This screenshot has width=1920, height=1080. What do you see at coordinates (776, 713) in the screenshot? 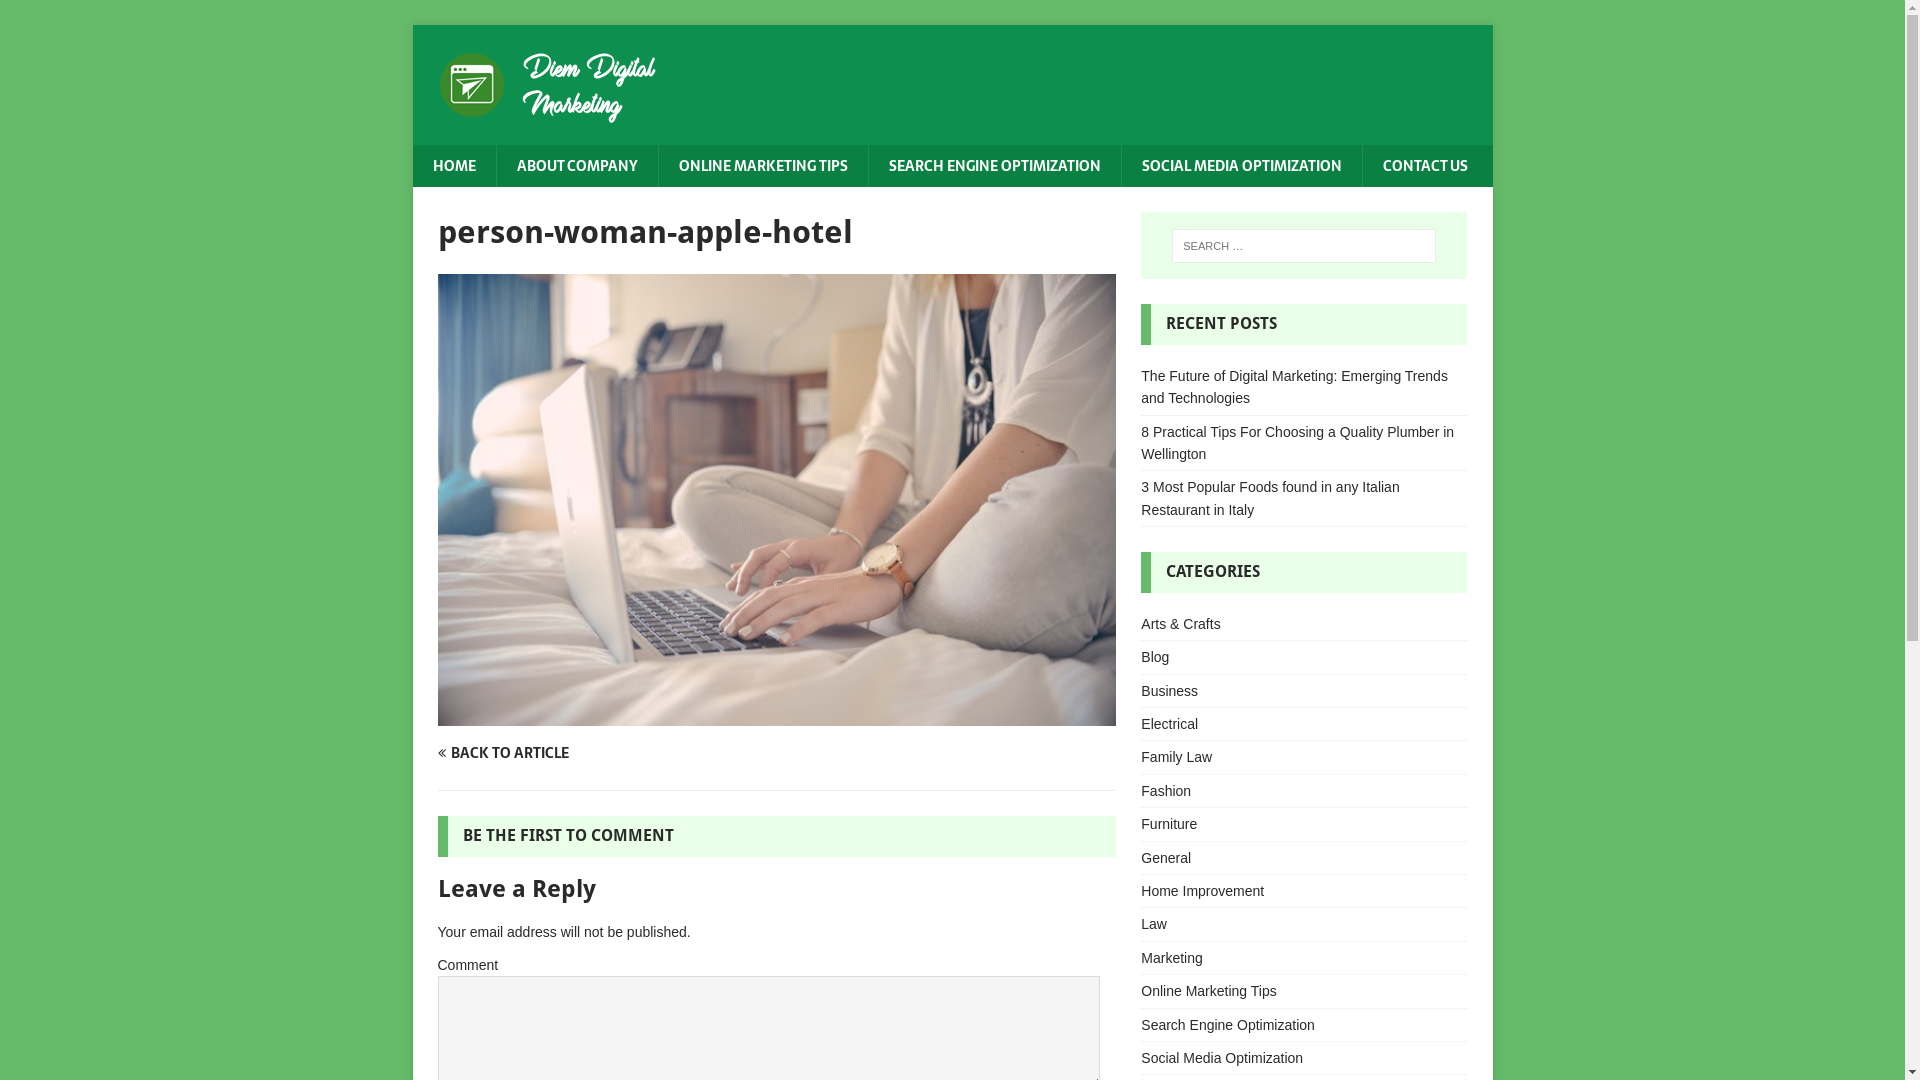
I see `'person-woman-apple-hotel'` at bounding box center [776, 713].